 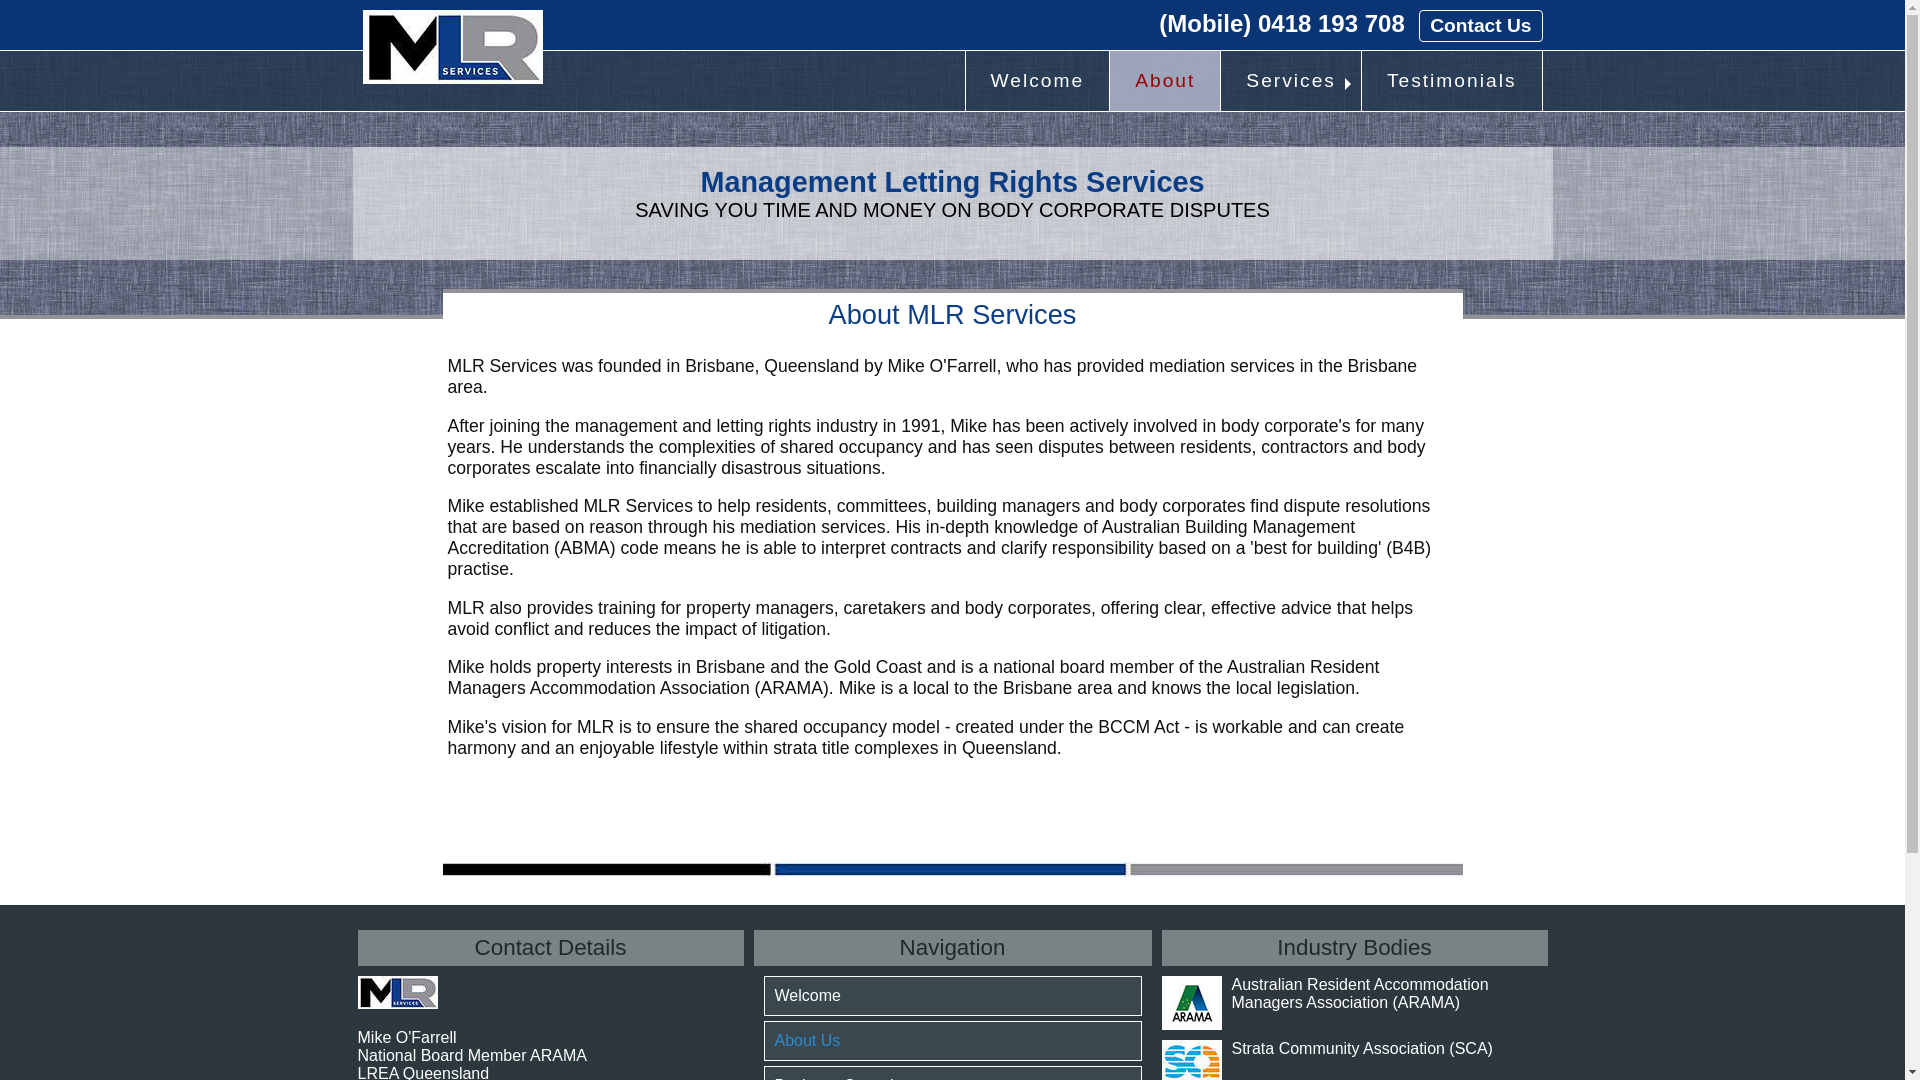 What do you see at coordinates (1361, 1047) in the screenshot?
I see `'Strata Community Association (SCA)'` at bounding box center [1361, 1047].